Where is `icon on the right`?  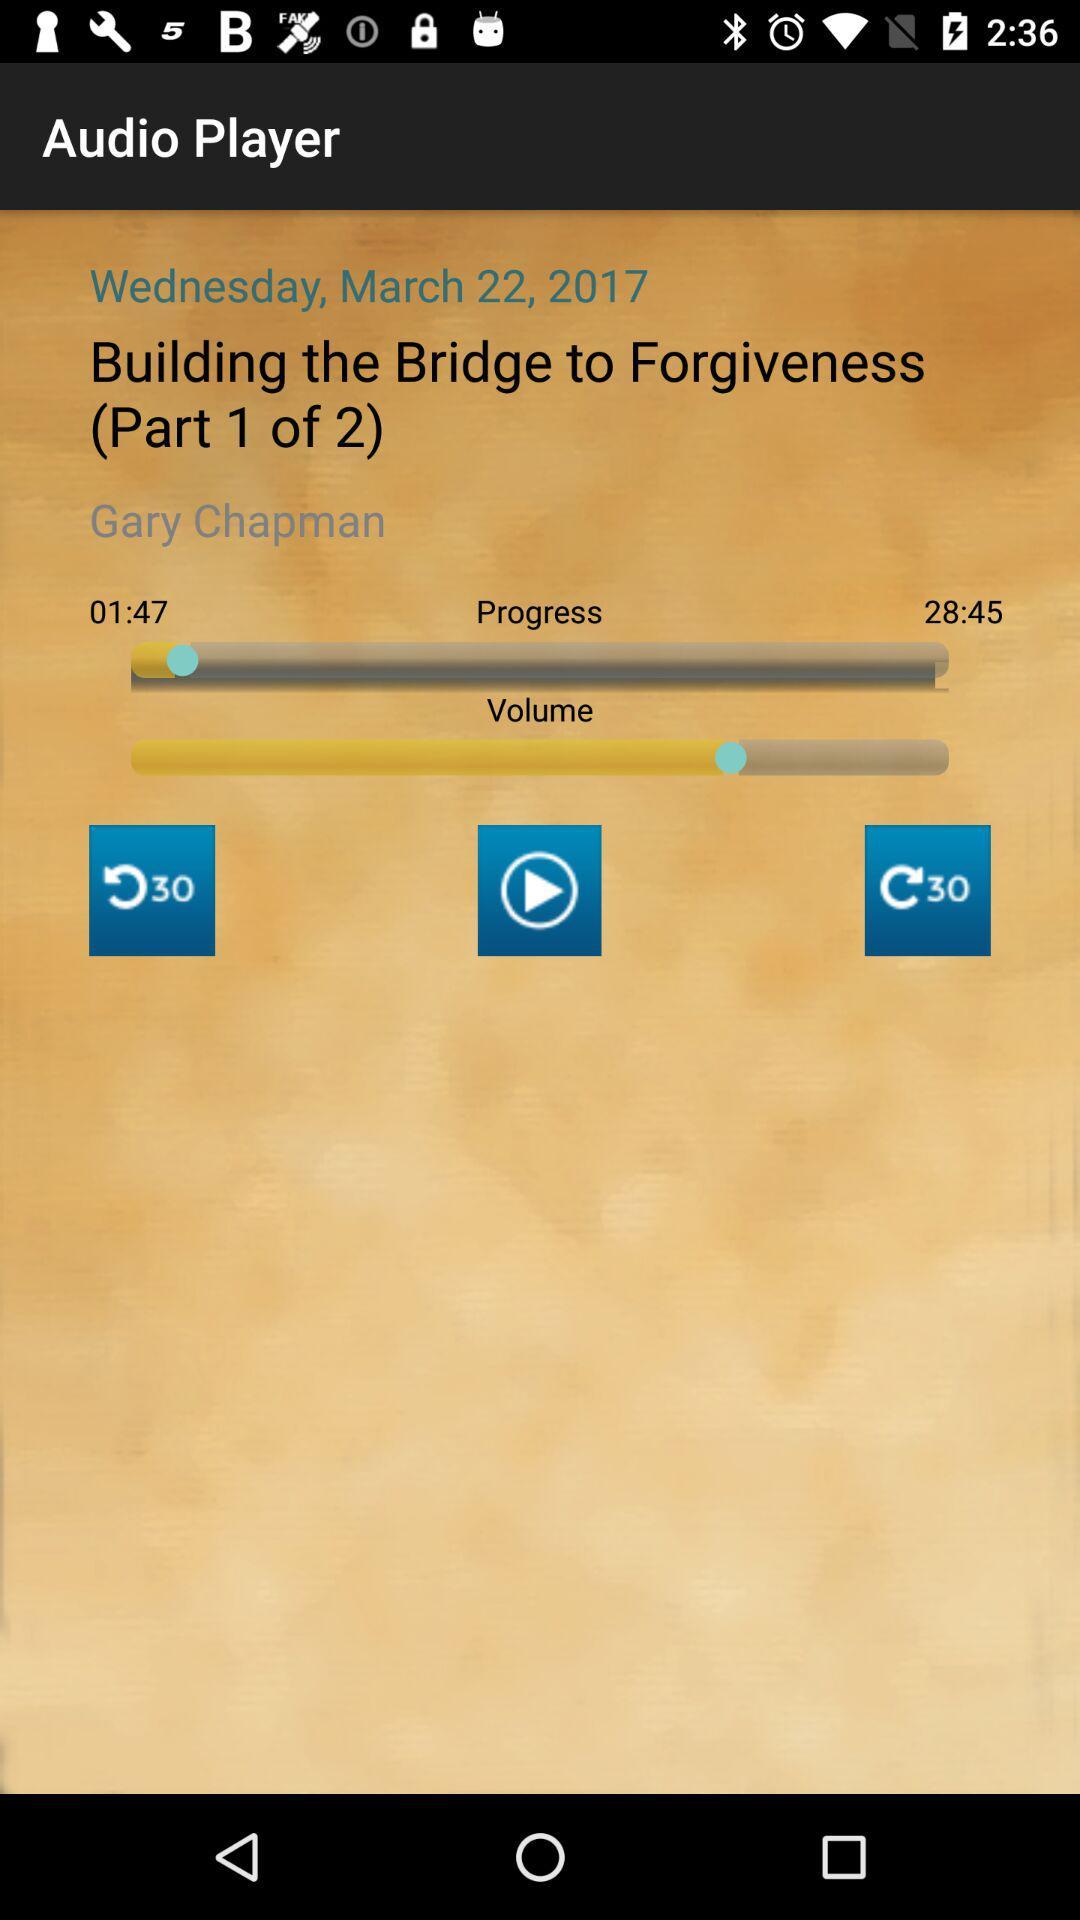
icon on the right is located at coordinates (927, 889).